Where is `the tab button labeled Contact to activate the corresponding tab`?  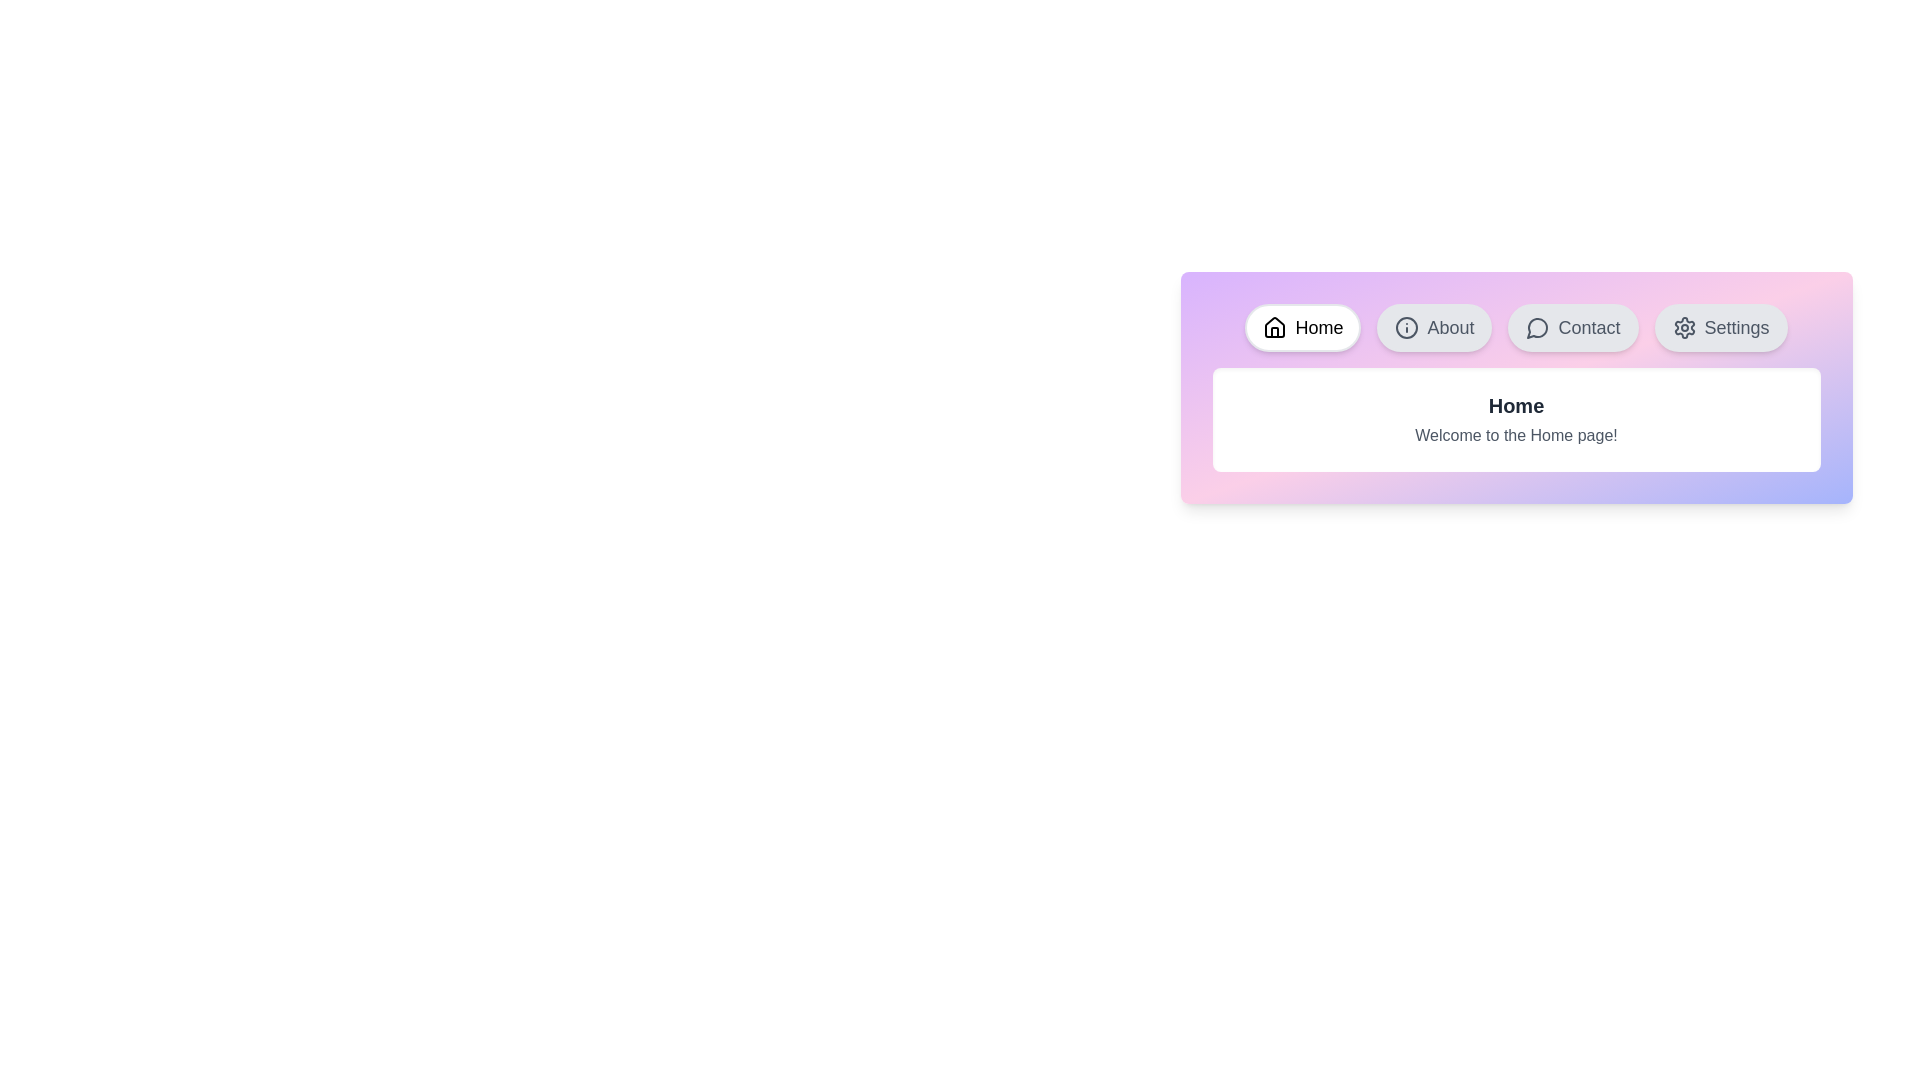
the tab button labeled Contact to activate the corresponding tab is located at coordinates (1572, 326).